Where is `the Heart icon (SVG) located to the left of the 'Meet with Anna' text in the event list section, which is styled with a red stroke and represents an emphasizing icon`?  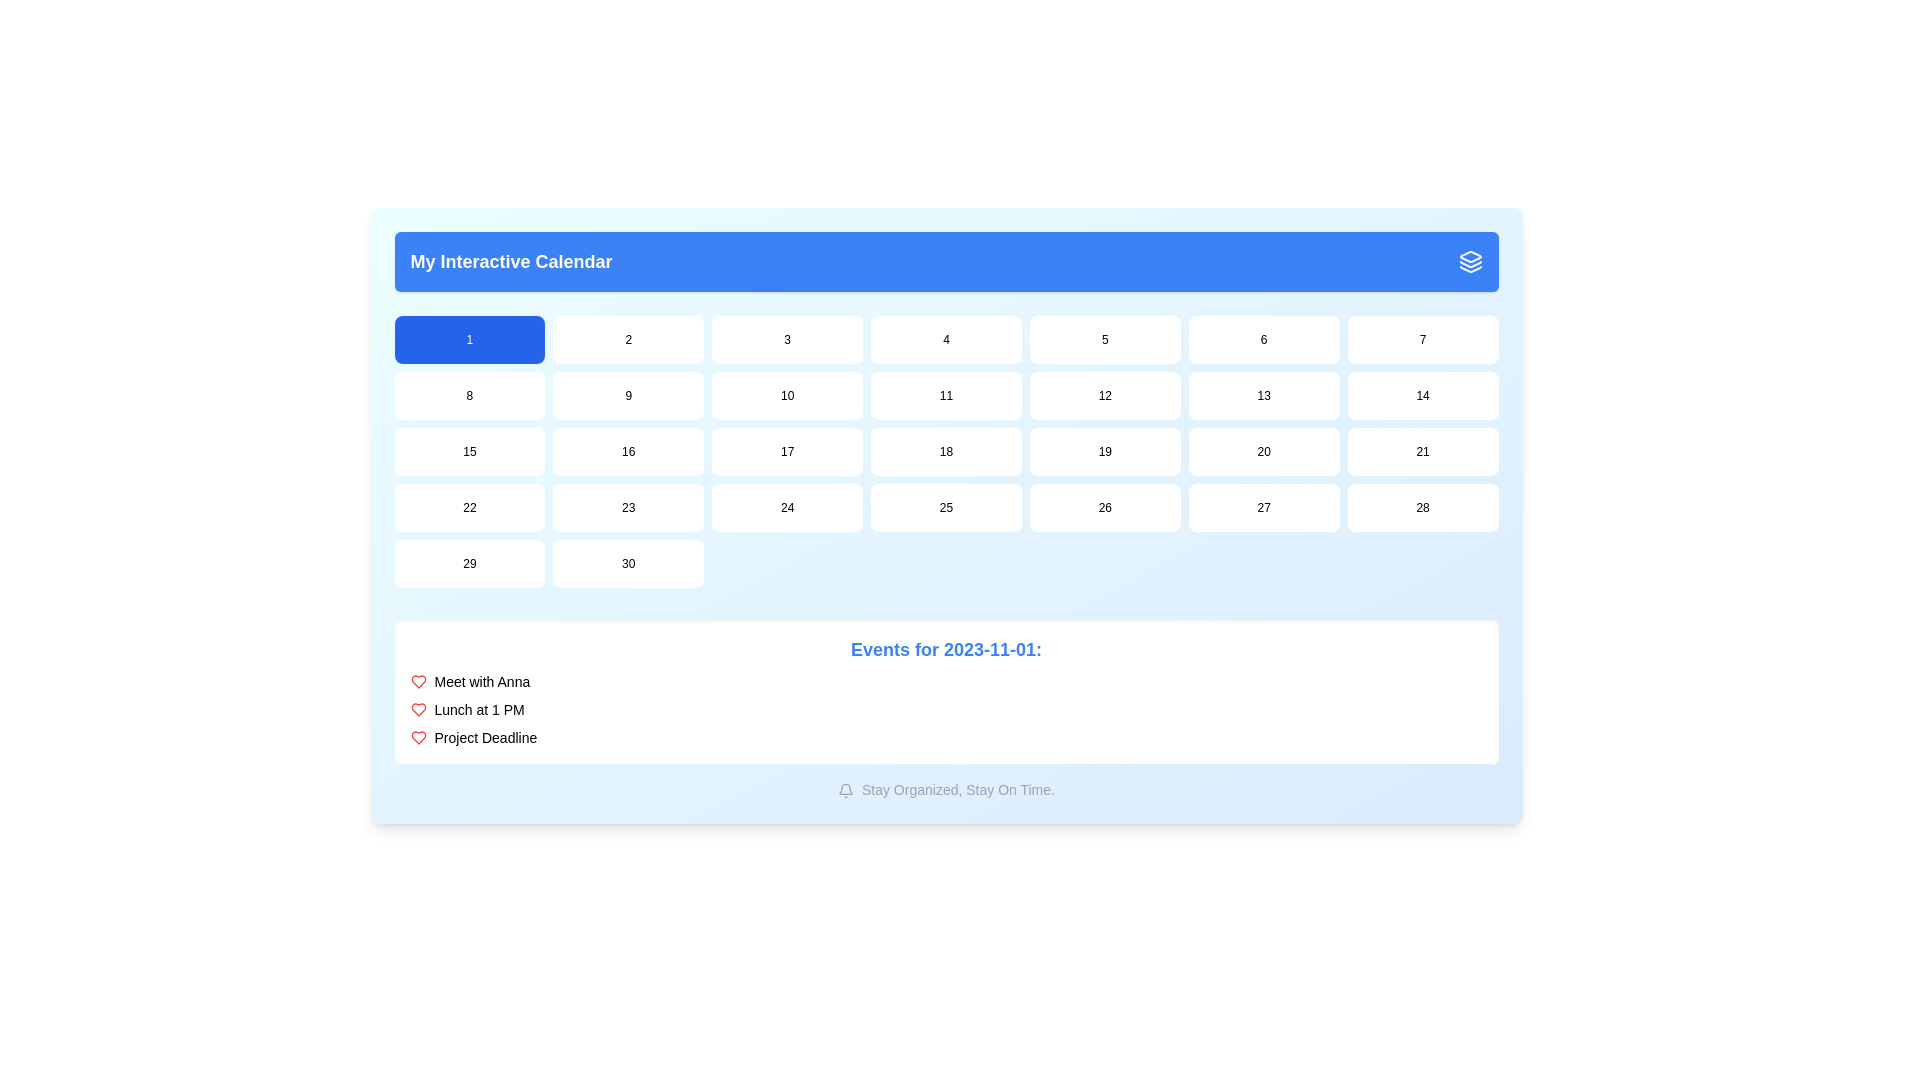
the Heart icon (SVG) located to the left of the 'Meet with Anna' text in the event list section, which is styled with a red stroke and represents an emphasizing icon is located at coordinates (417, 708).